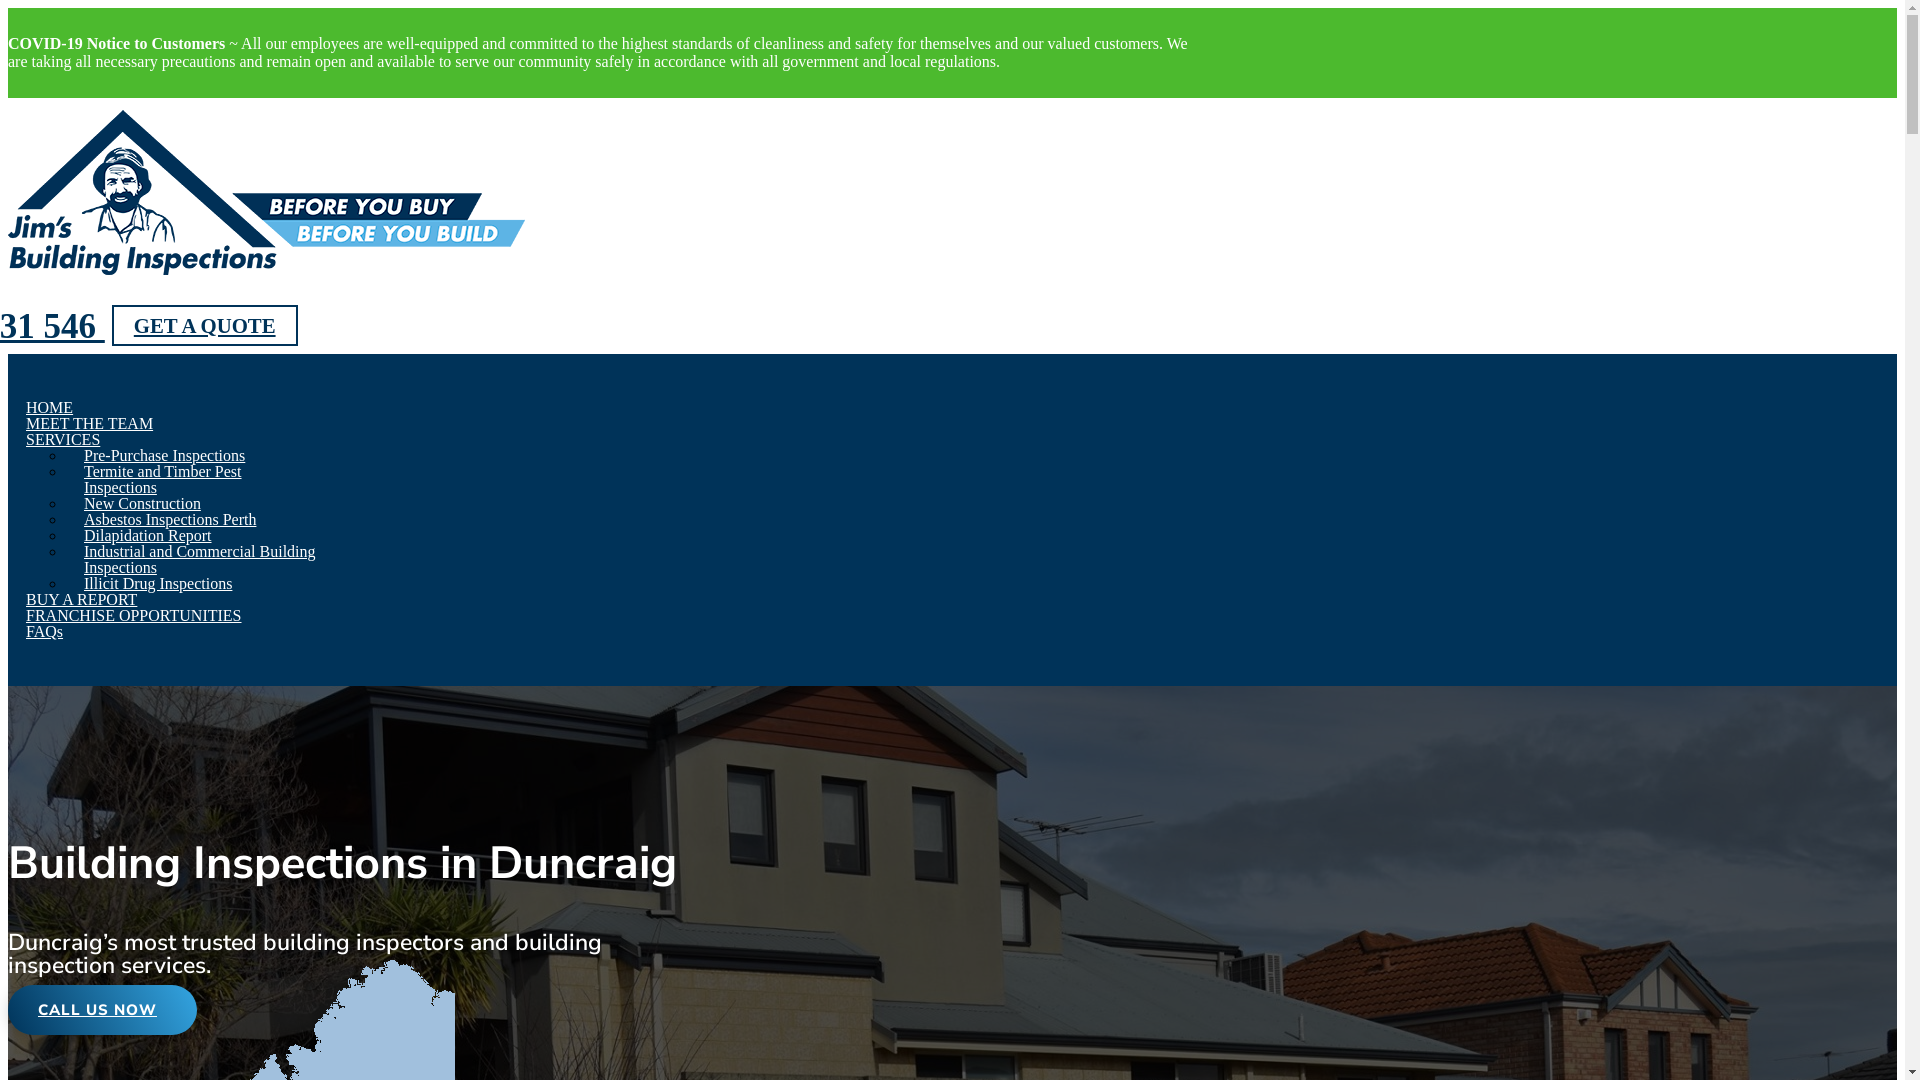 The width and height of the screenshot is (1920, 1080). Describe the element at coordinates (56, 325) in the screenshot. I see `'131 546'` at that location.